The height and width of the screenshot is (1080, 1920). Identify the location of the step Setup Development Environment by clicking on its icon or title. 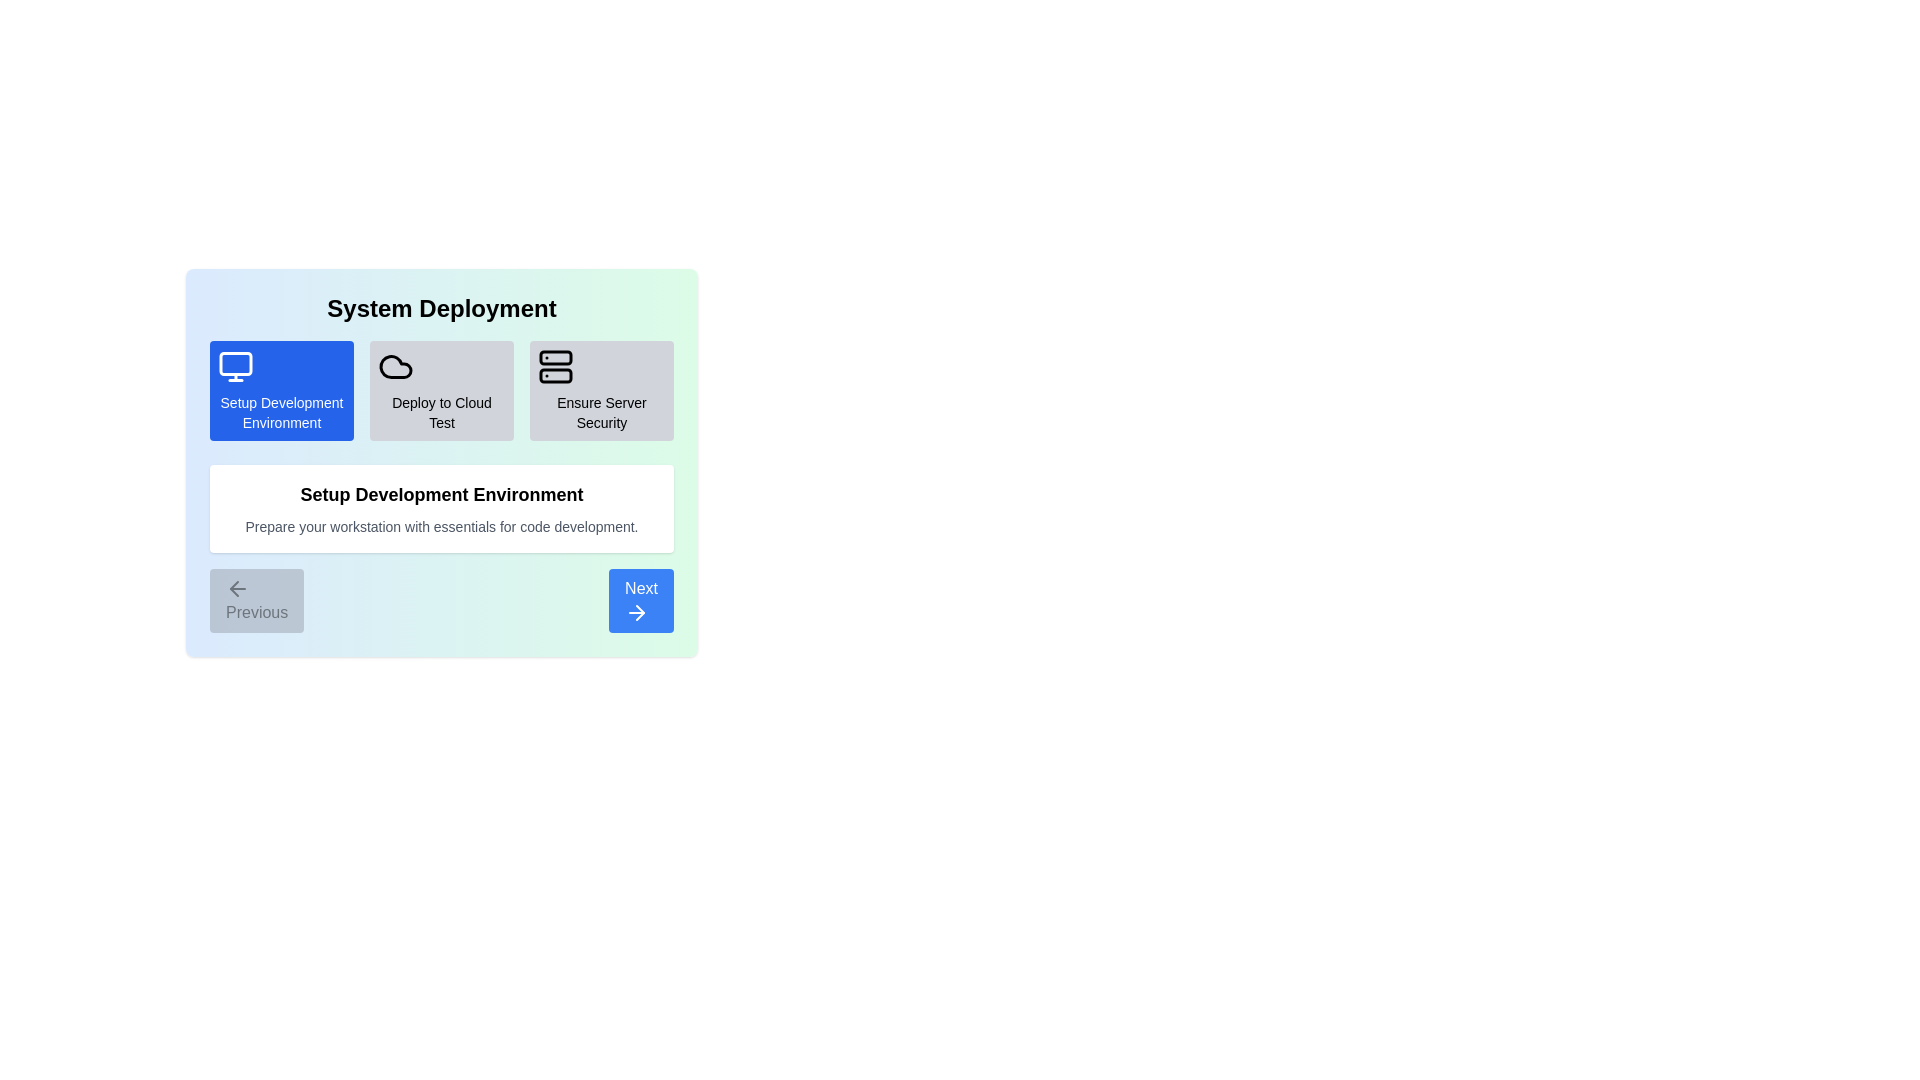
(281, 390).